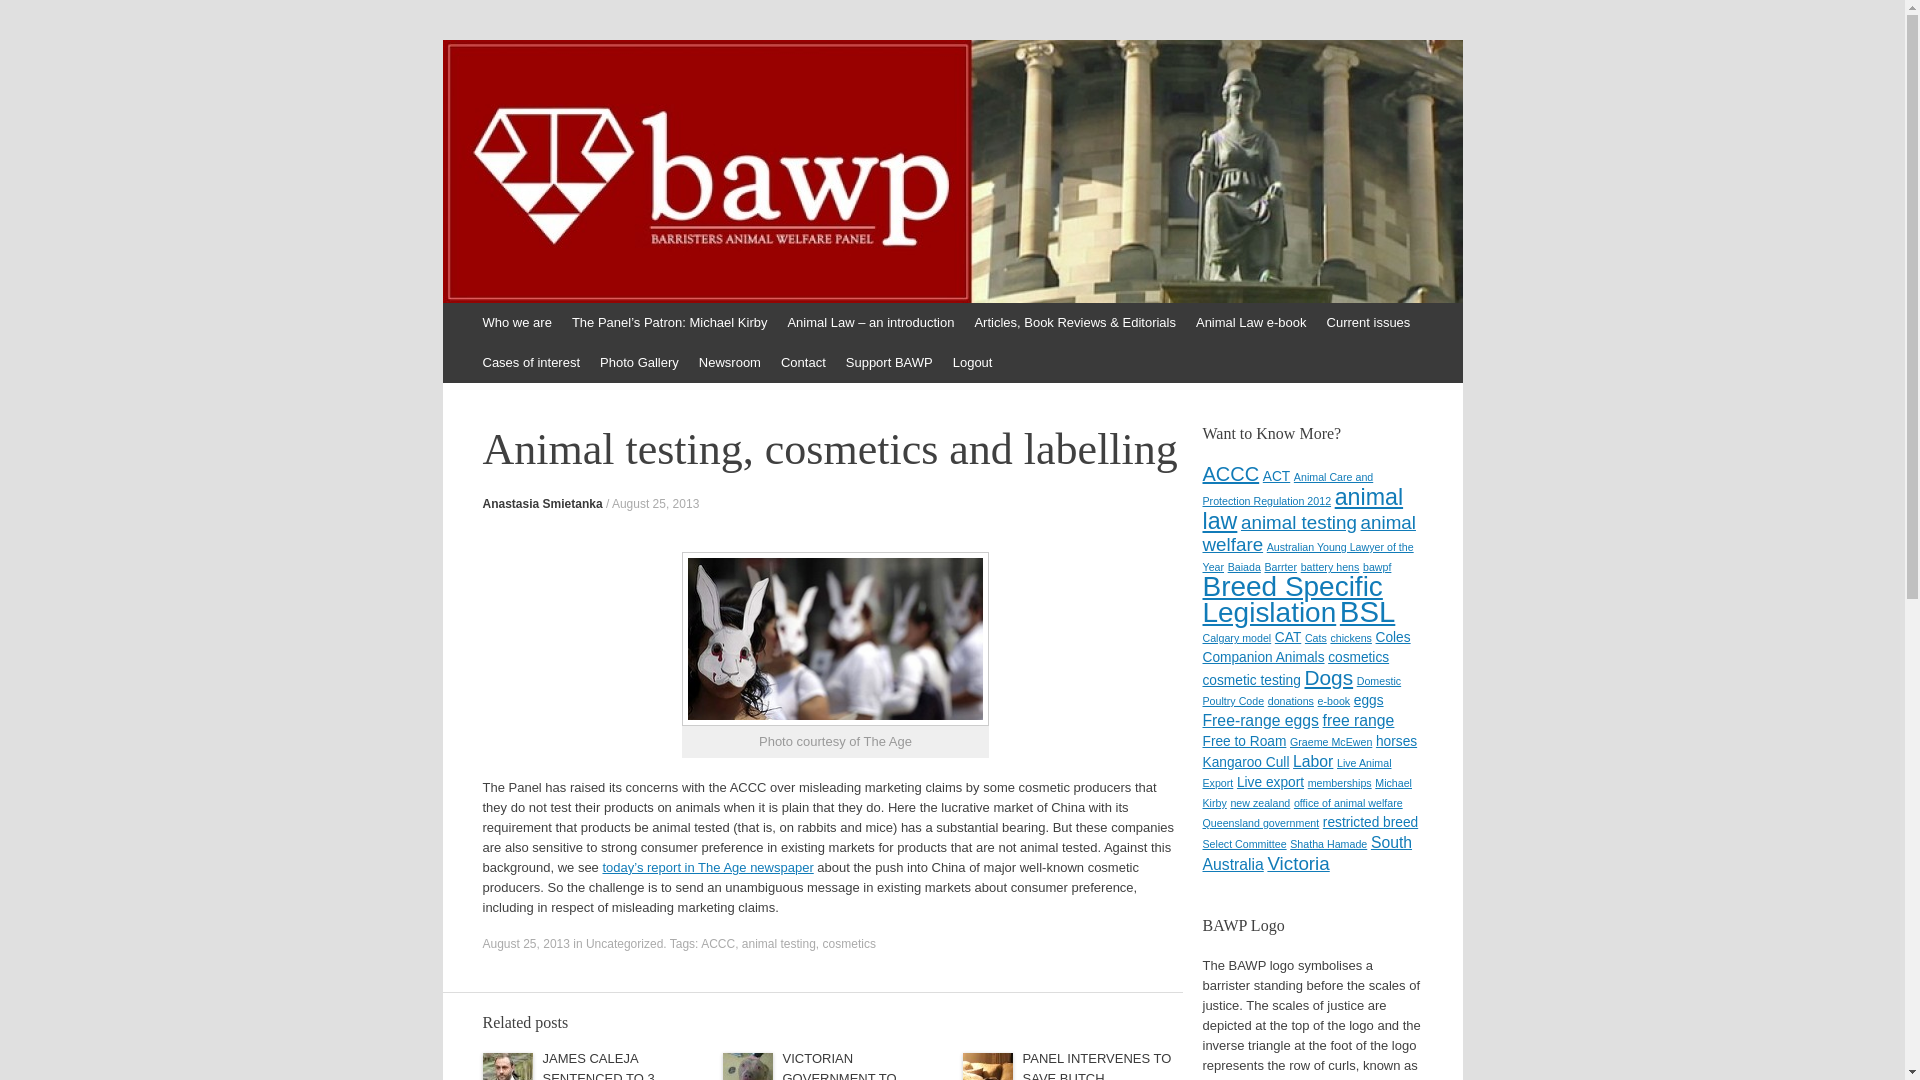 The height and width of the screenshot is (1080, 1920). I want to click on 'Skip to content', so click(494, 322).